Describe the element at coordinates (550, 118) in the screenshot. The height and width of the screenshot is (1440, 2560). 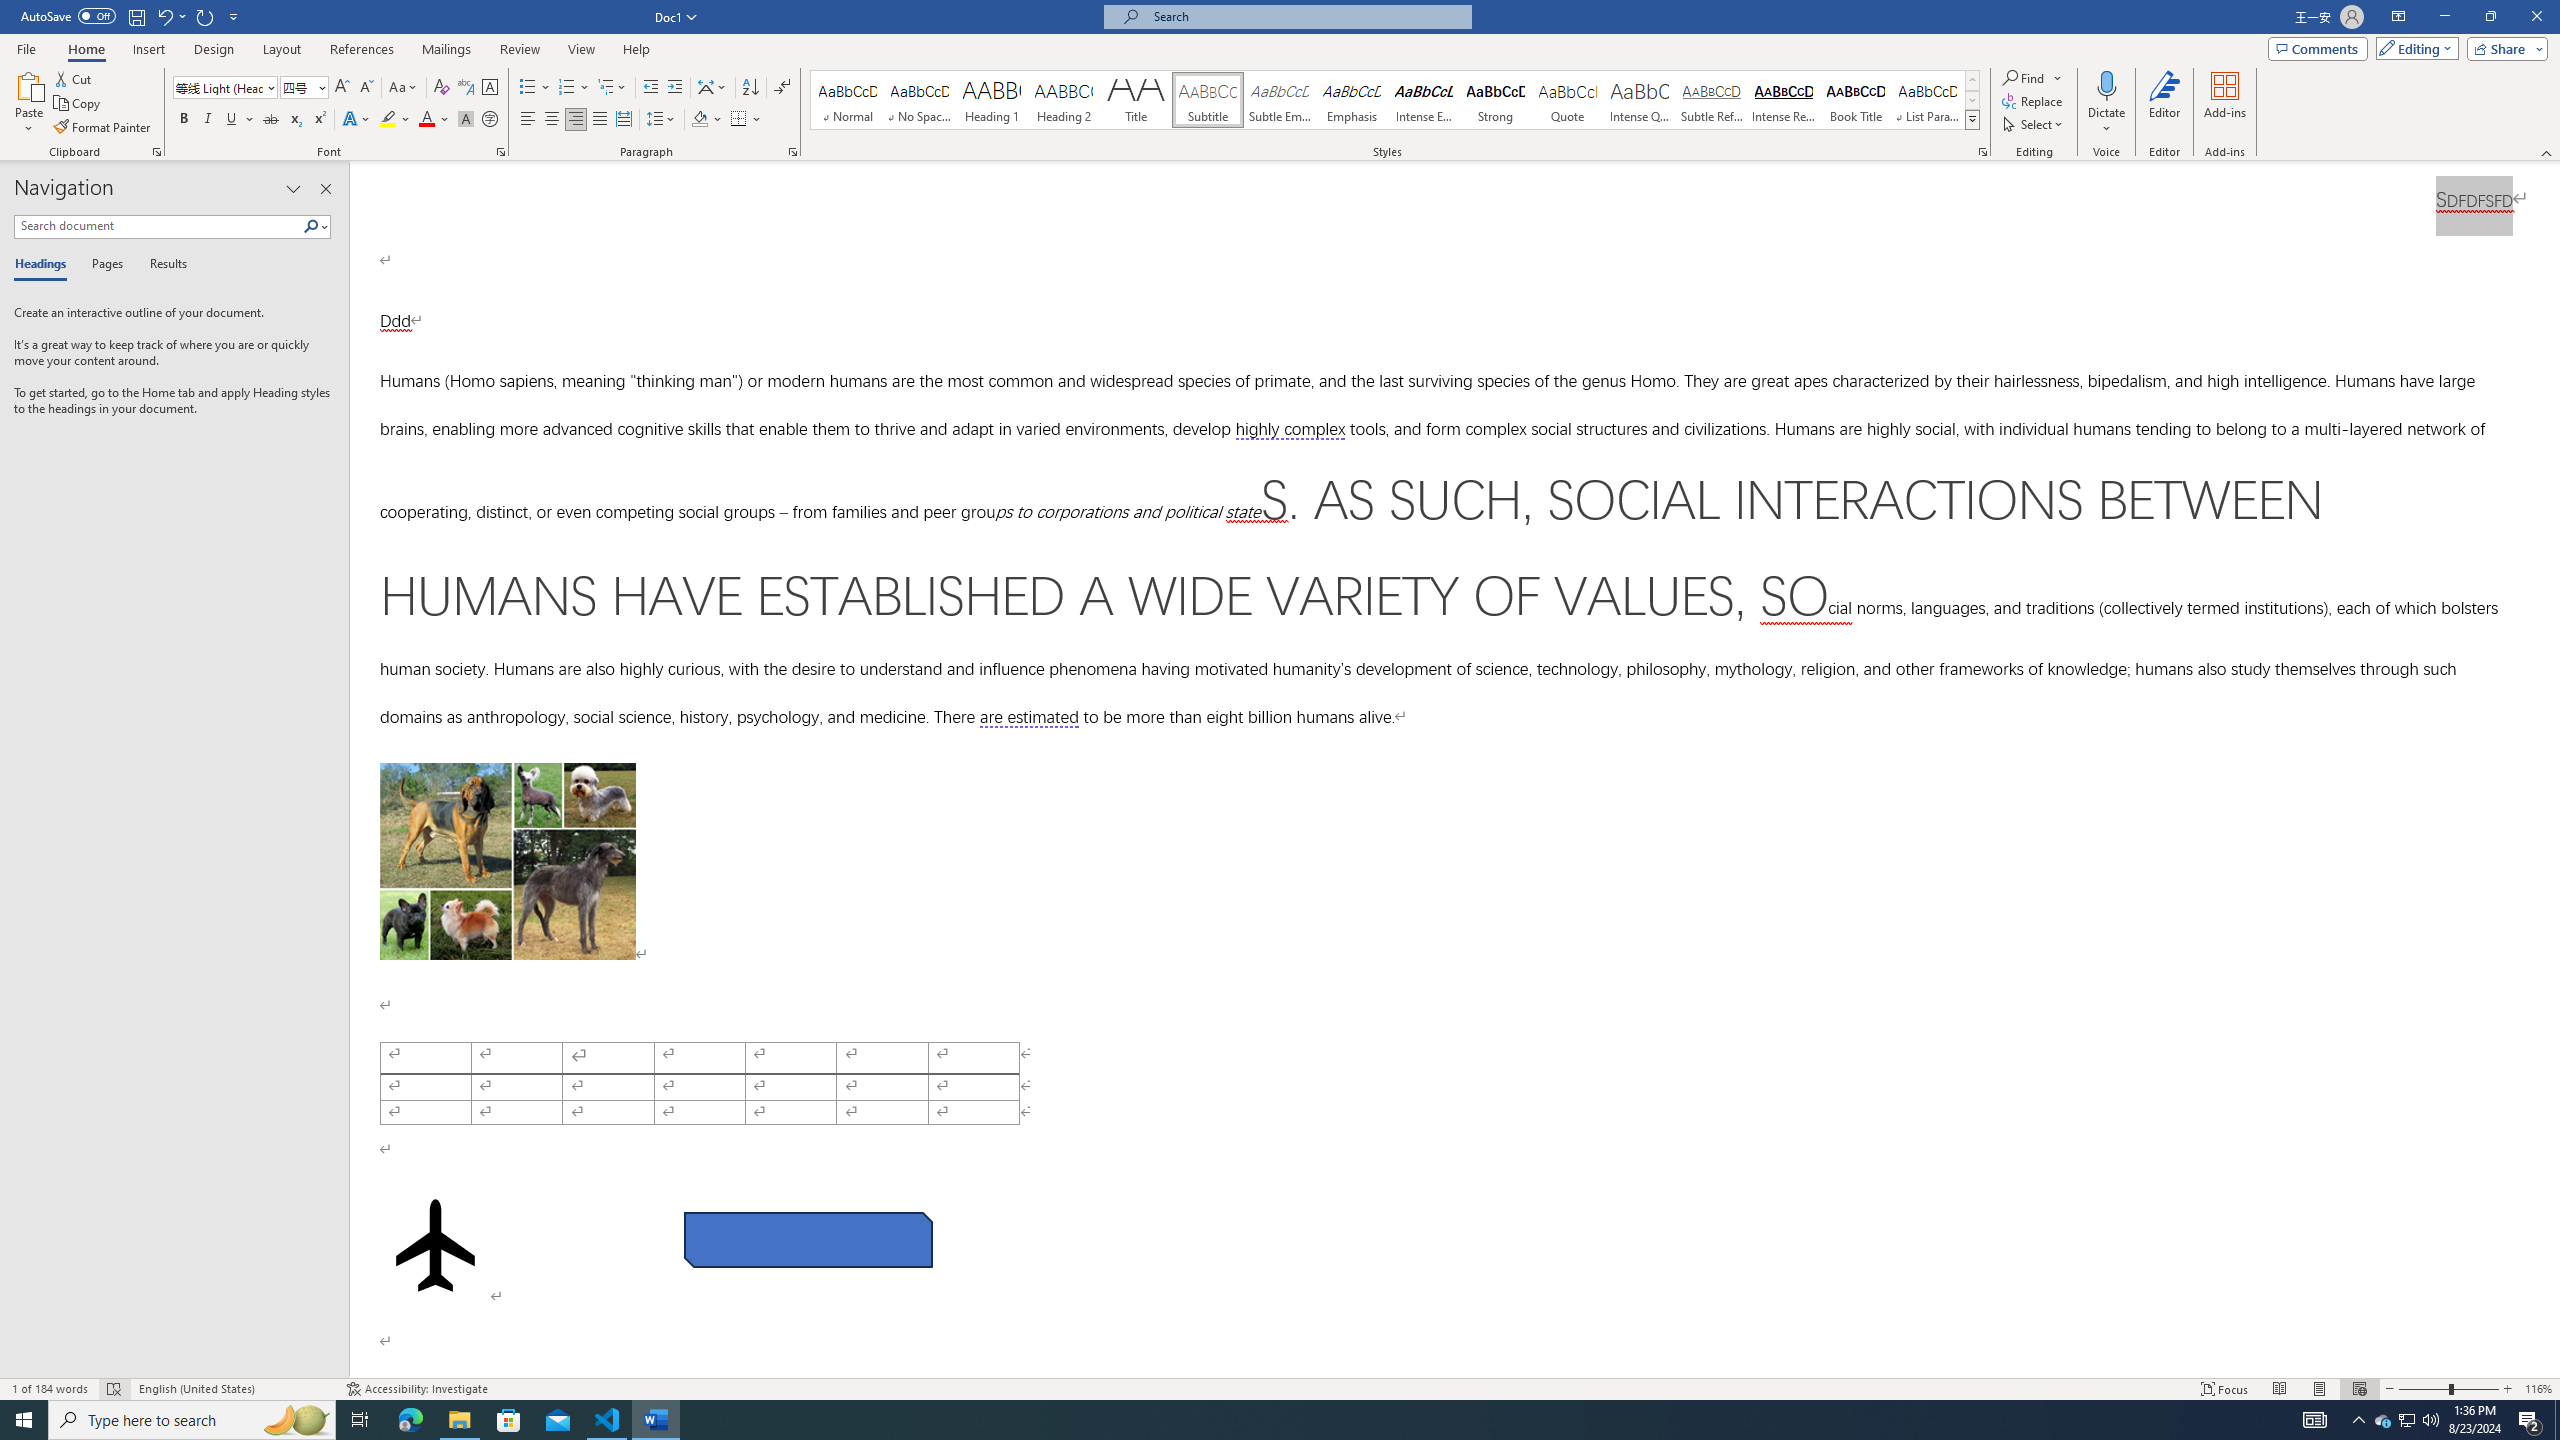
I see `'Center'` at that location.